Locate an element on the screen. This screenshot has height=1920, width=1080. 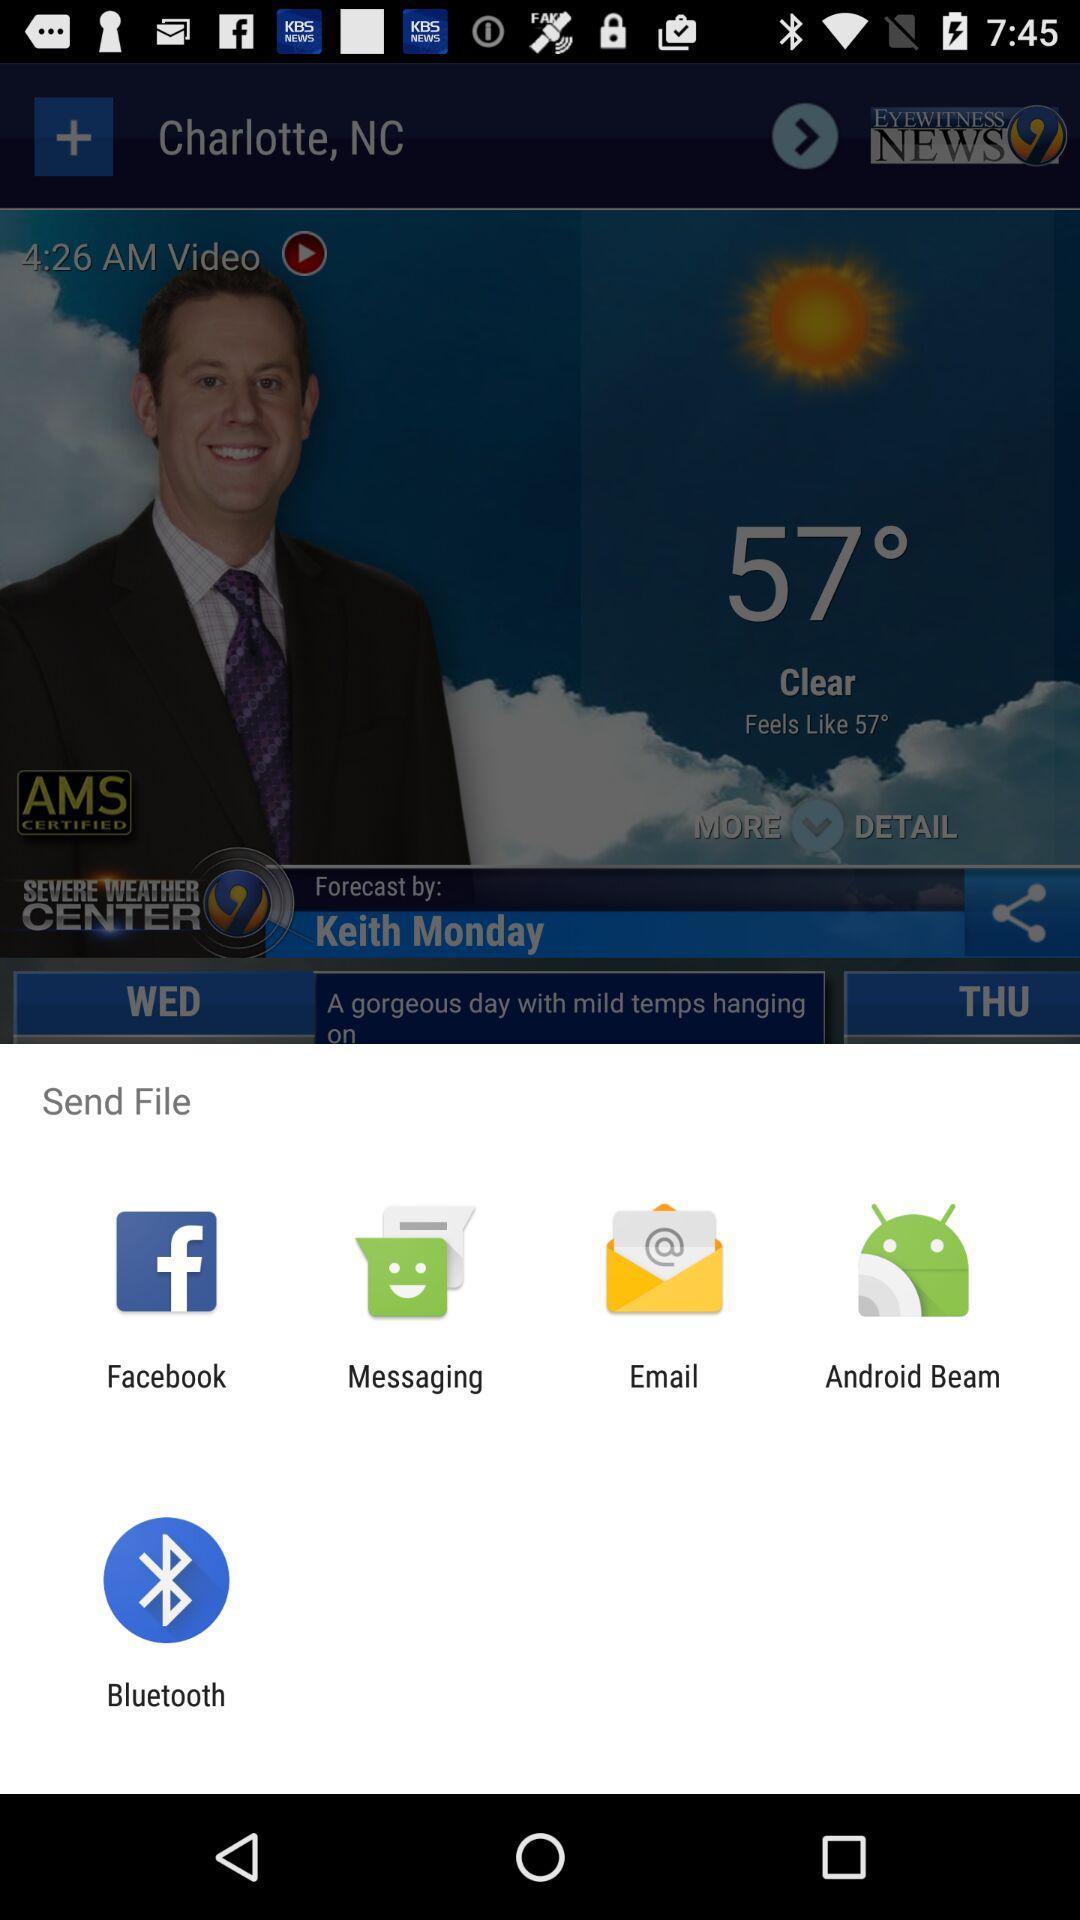
app to the left of the android beam icon is located at coordinates (664, 1392).